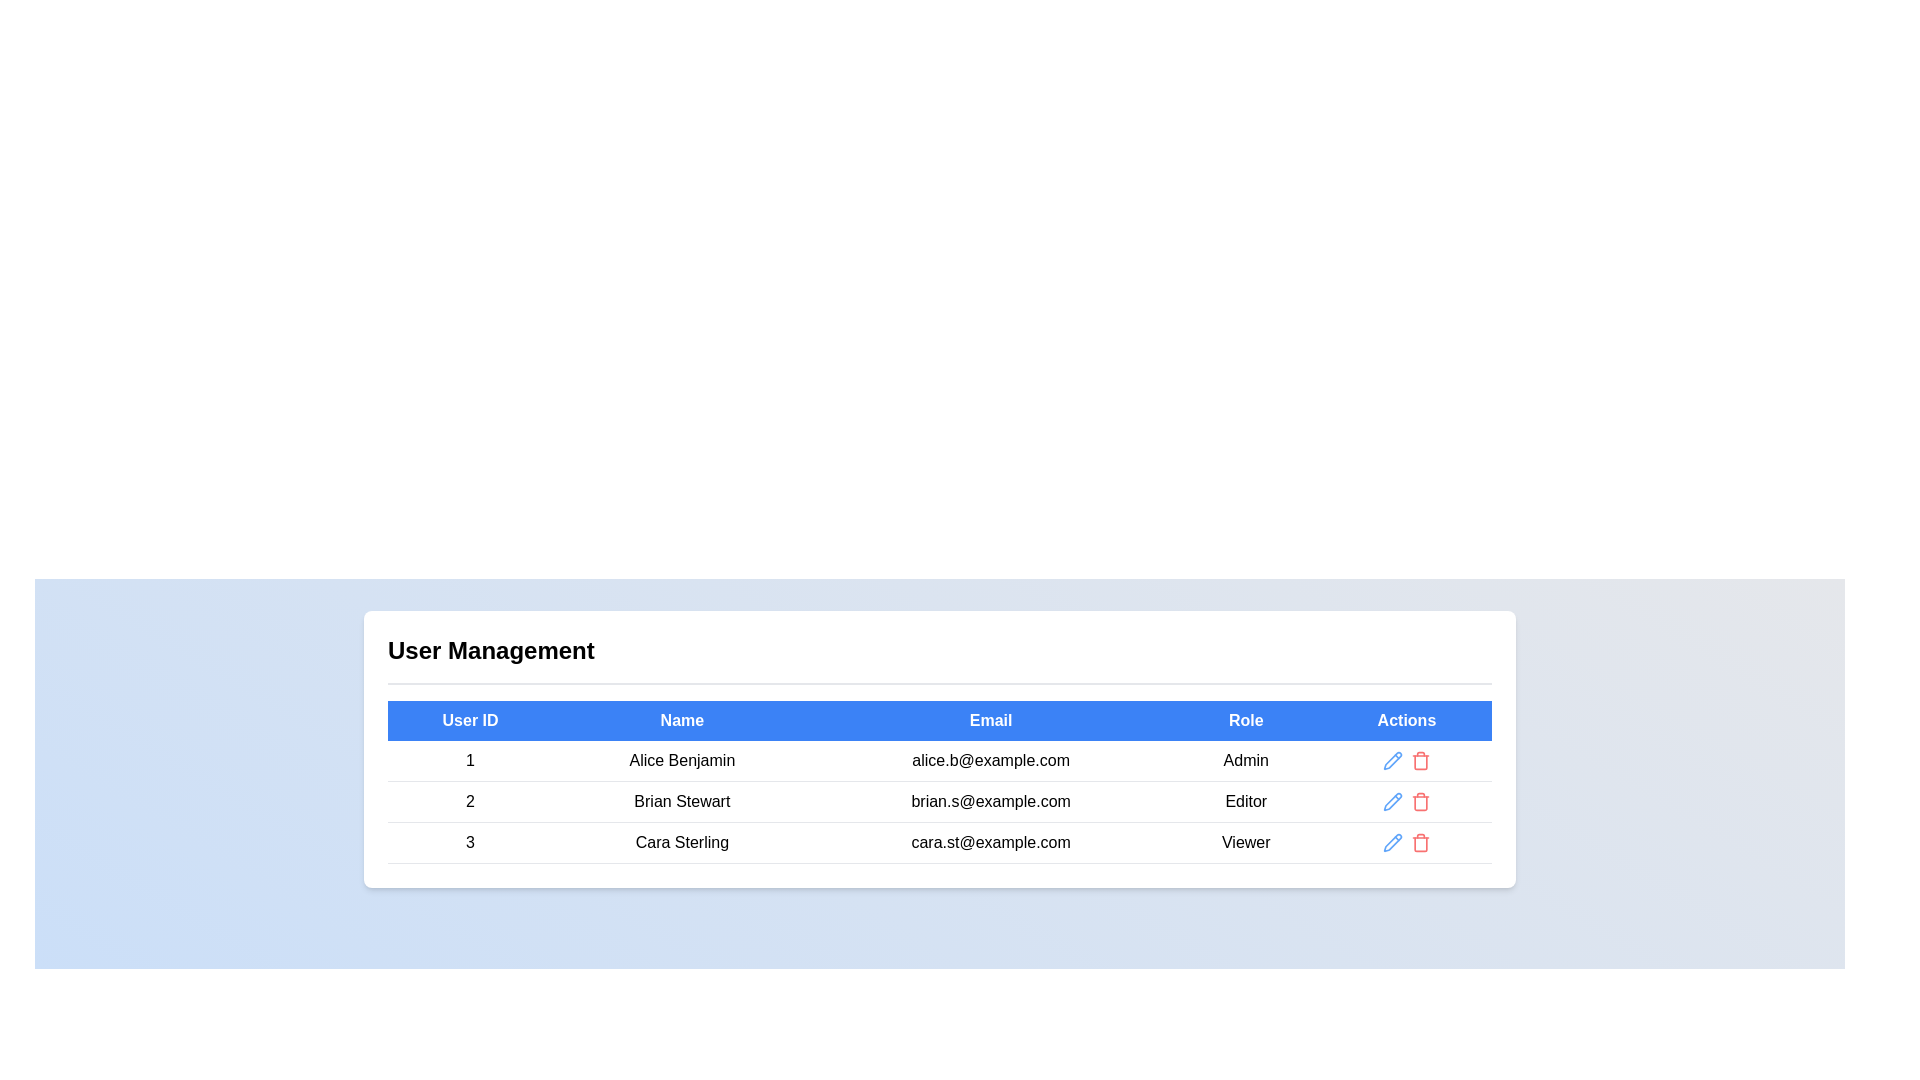 The image size is (1920, 1080). What do you see at coordinates (1245, 801) in the screenshot?
I see `the 'Editor' text label in the 'Role' column of the user management table for user 'Brian Stewart'` at bounding box center [1245, 801].